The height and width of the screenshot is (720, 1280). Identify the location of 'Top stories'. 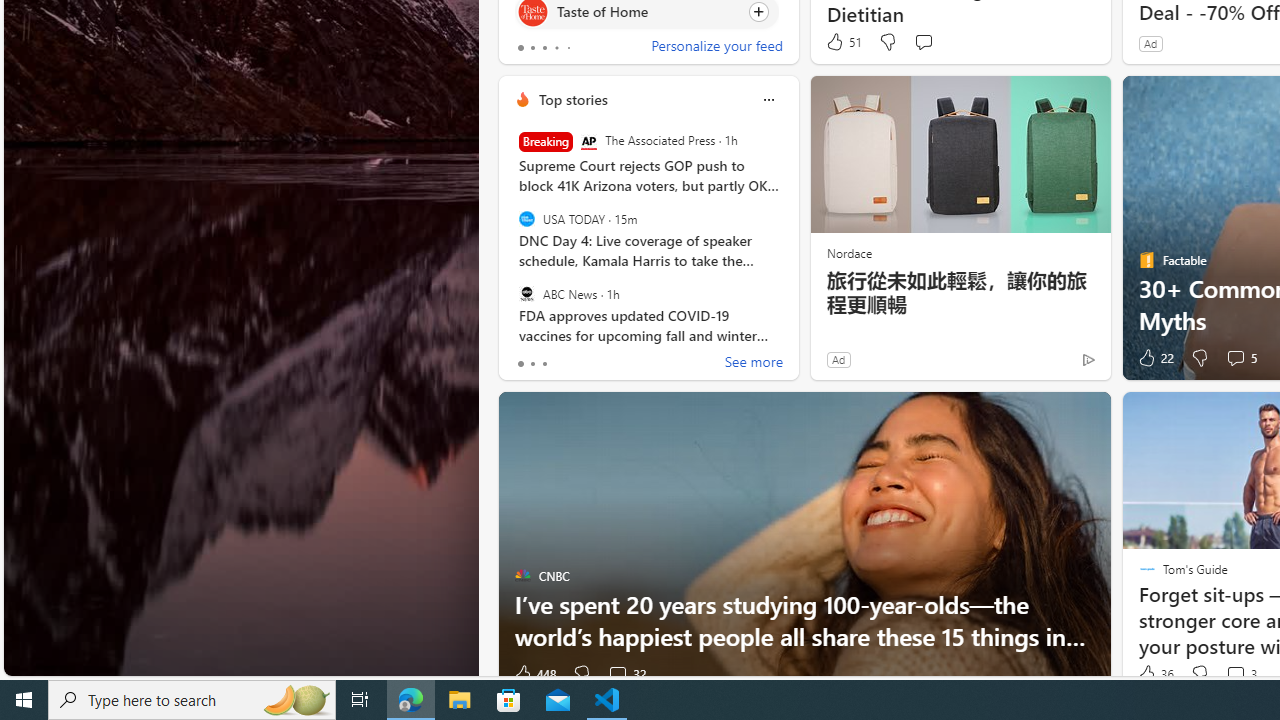
(571, 99).